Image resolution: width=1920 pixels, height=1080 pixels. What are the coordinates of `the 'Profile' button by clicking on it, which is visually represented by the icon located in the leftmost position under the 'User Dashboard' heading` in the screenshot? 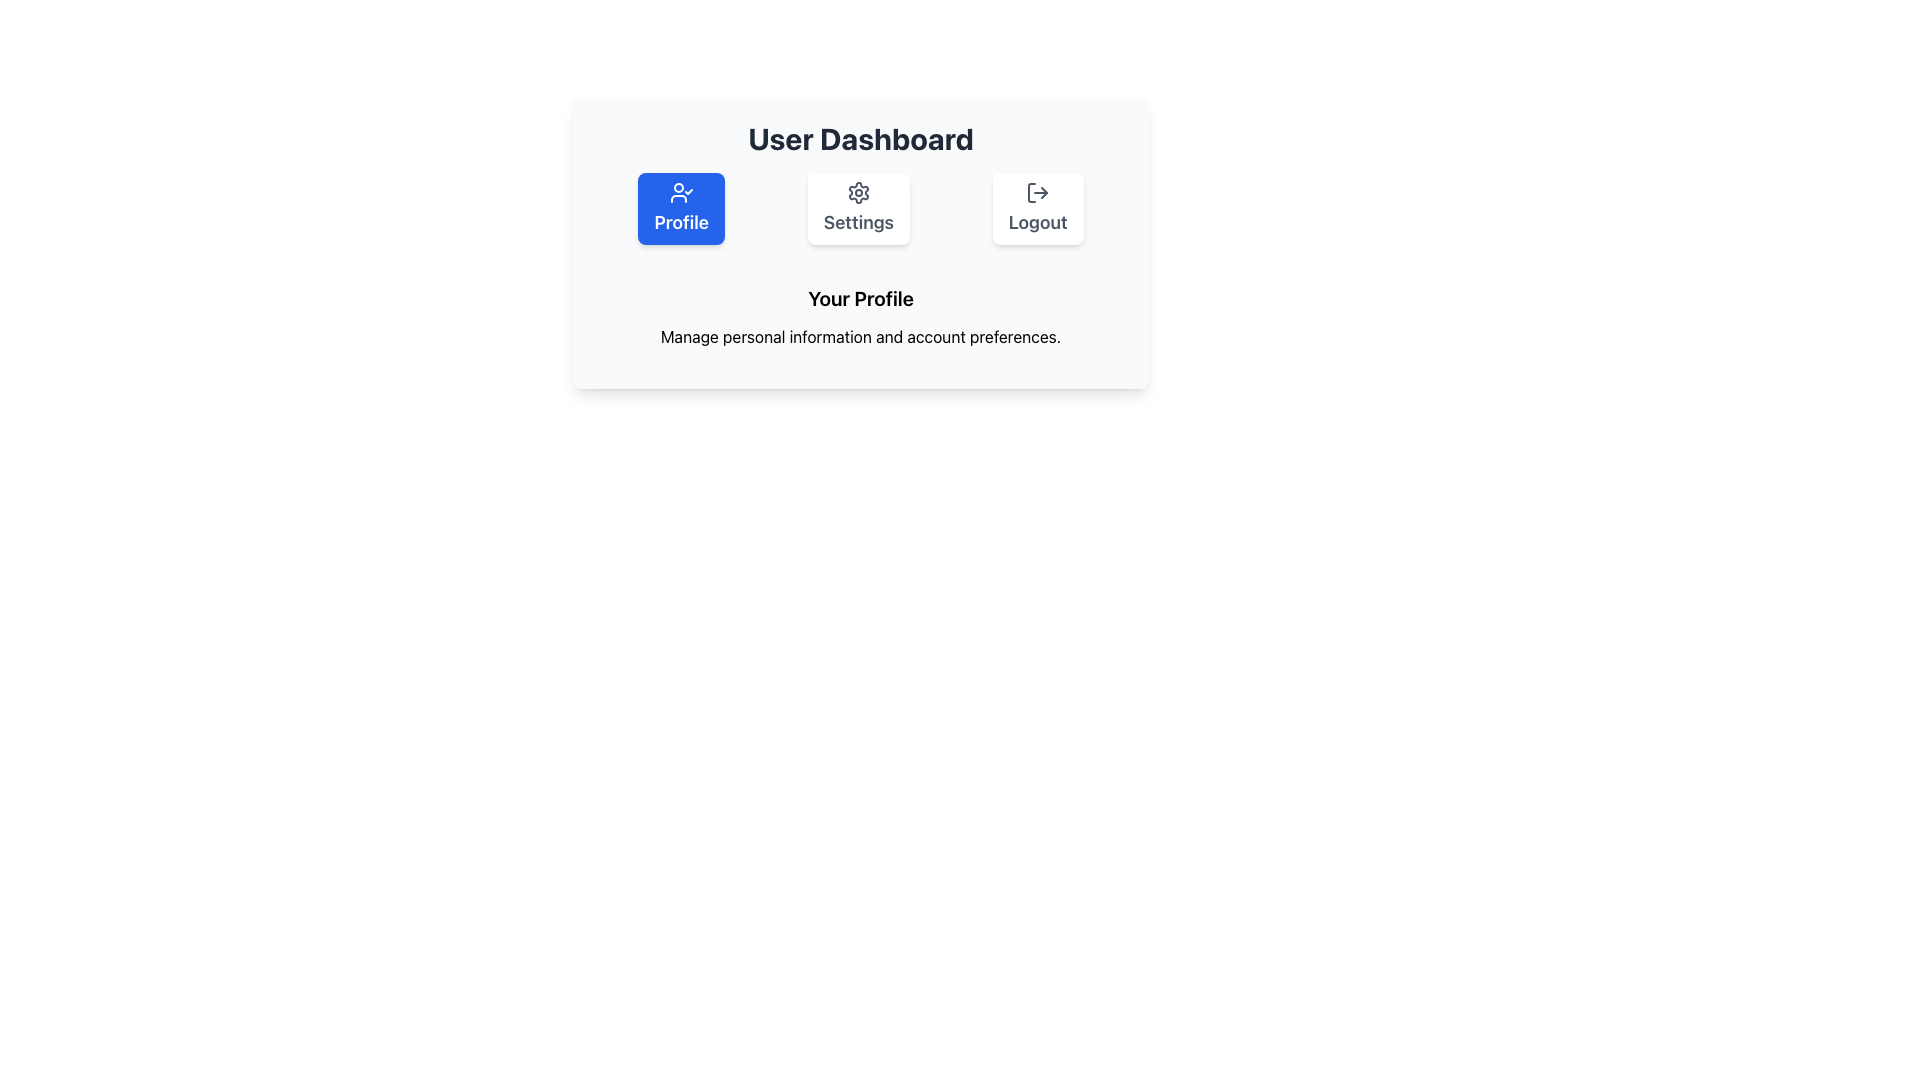 It's located at (681, 192).